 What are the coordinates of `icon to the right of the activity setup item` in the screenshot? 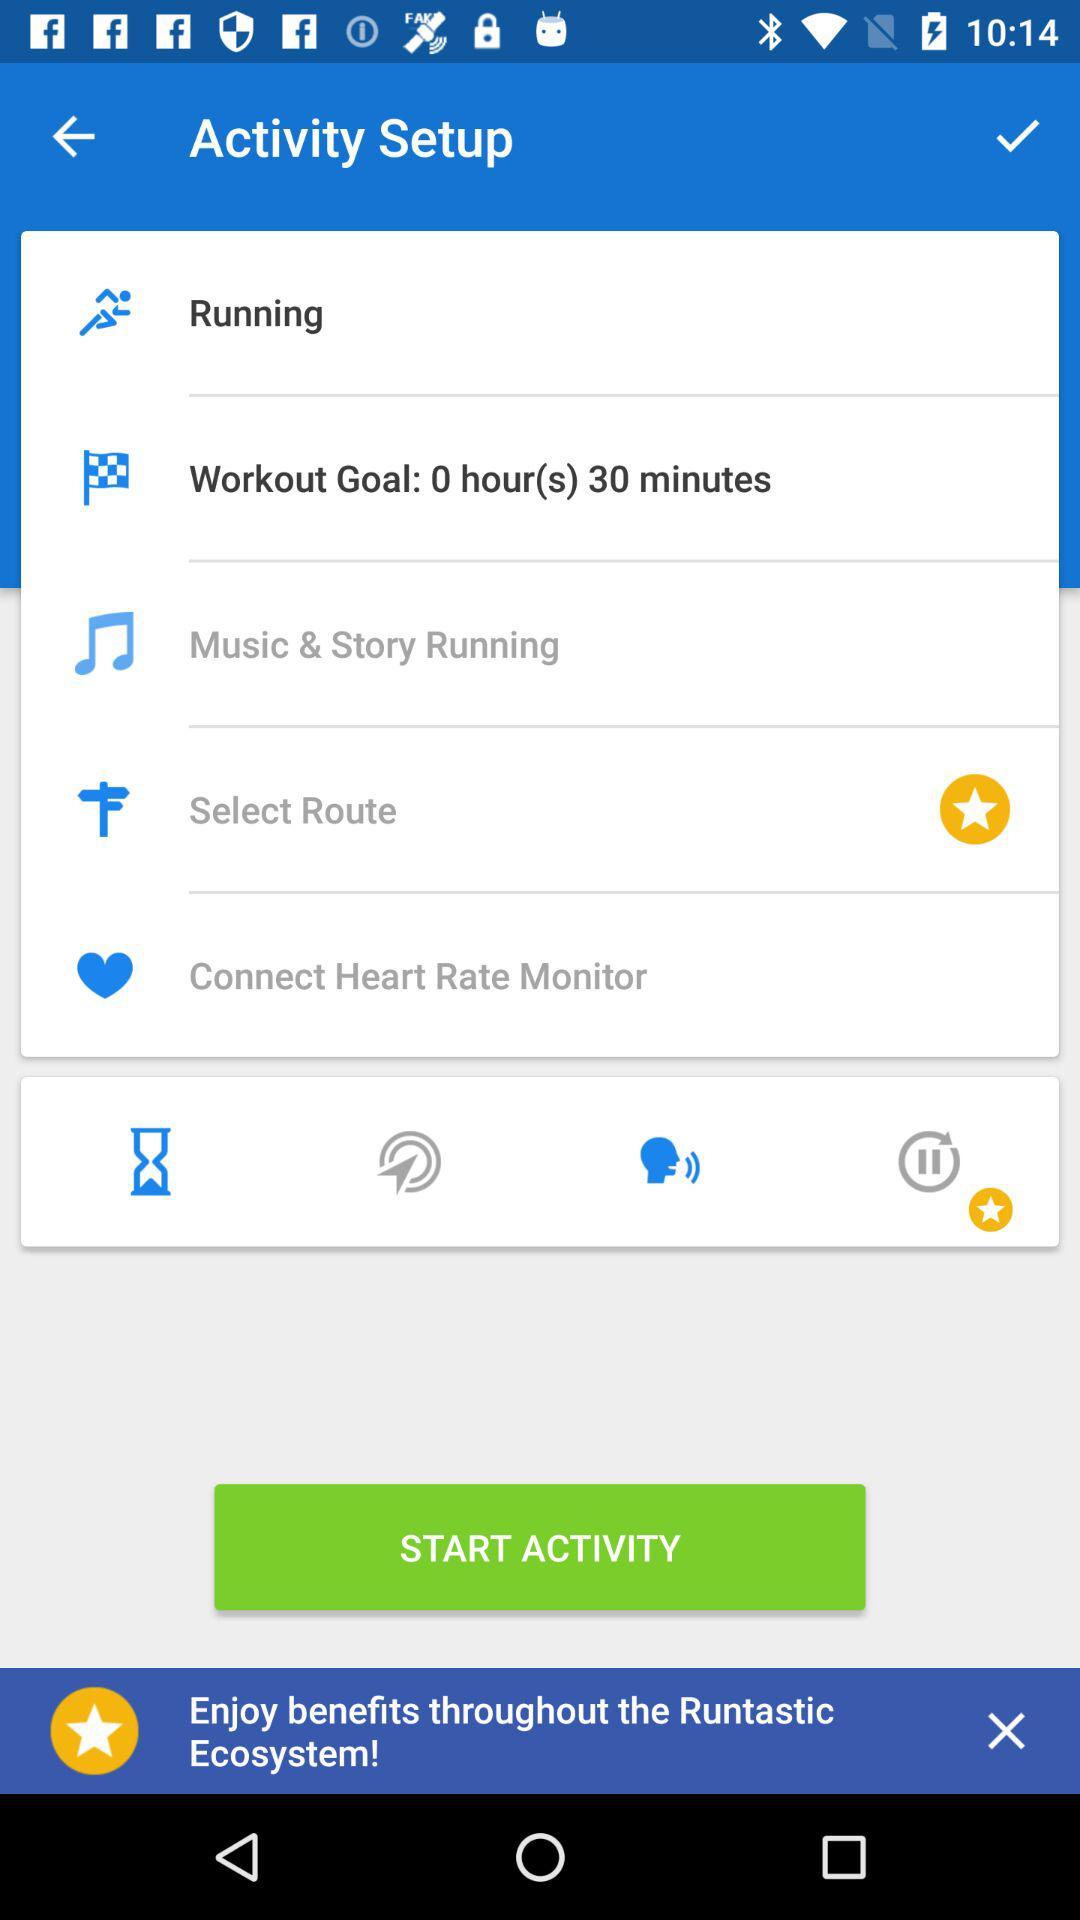 It's located at (1017, 135).